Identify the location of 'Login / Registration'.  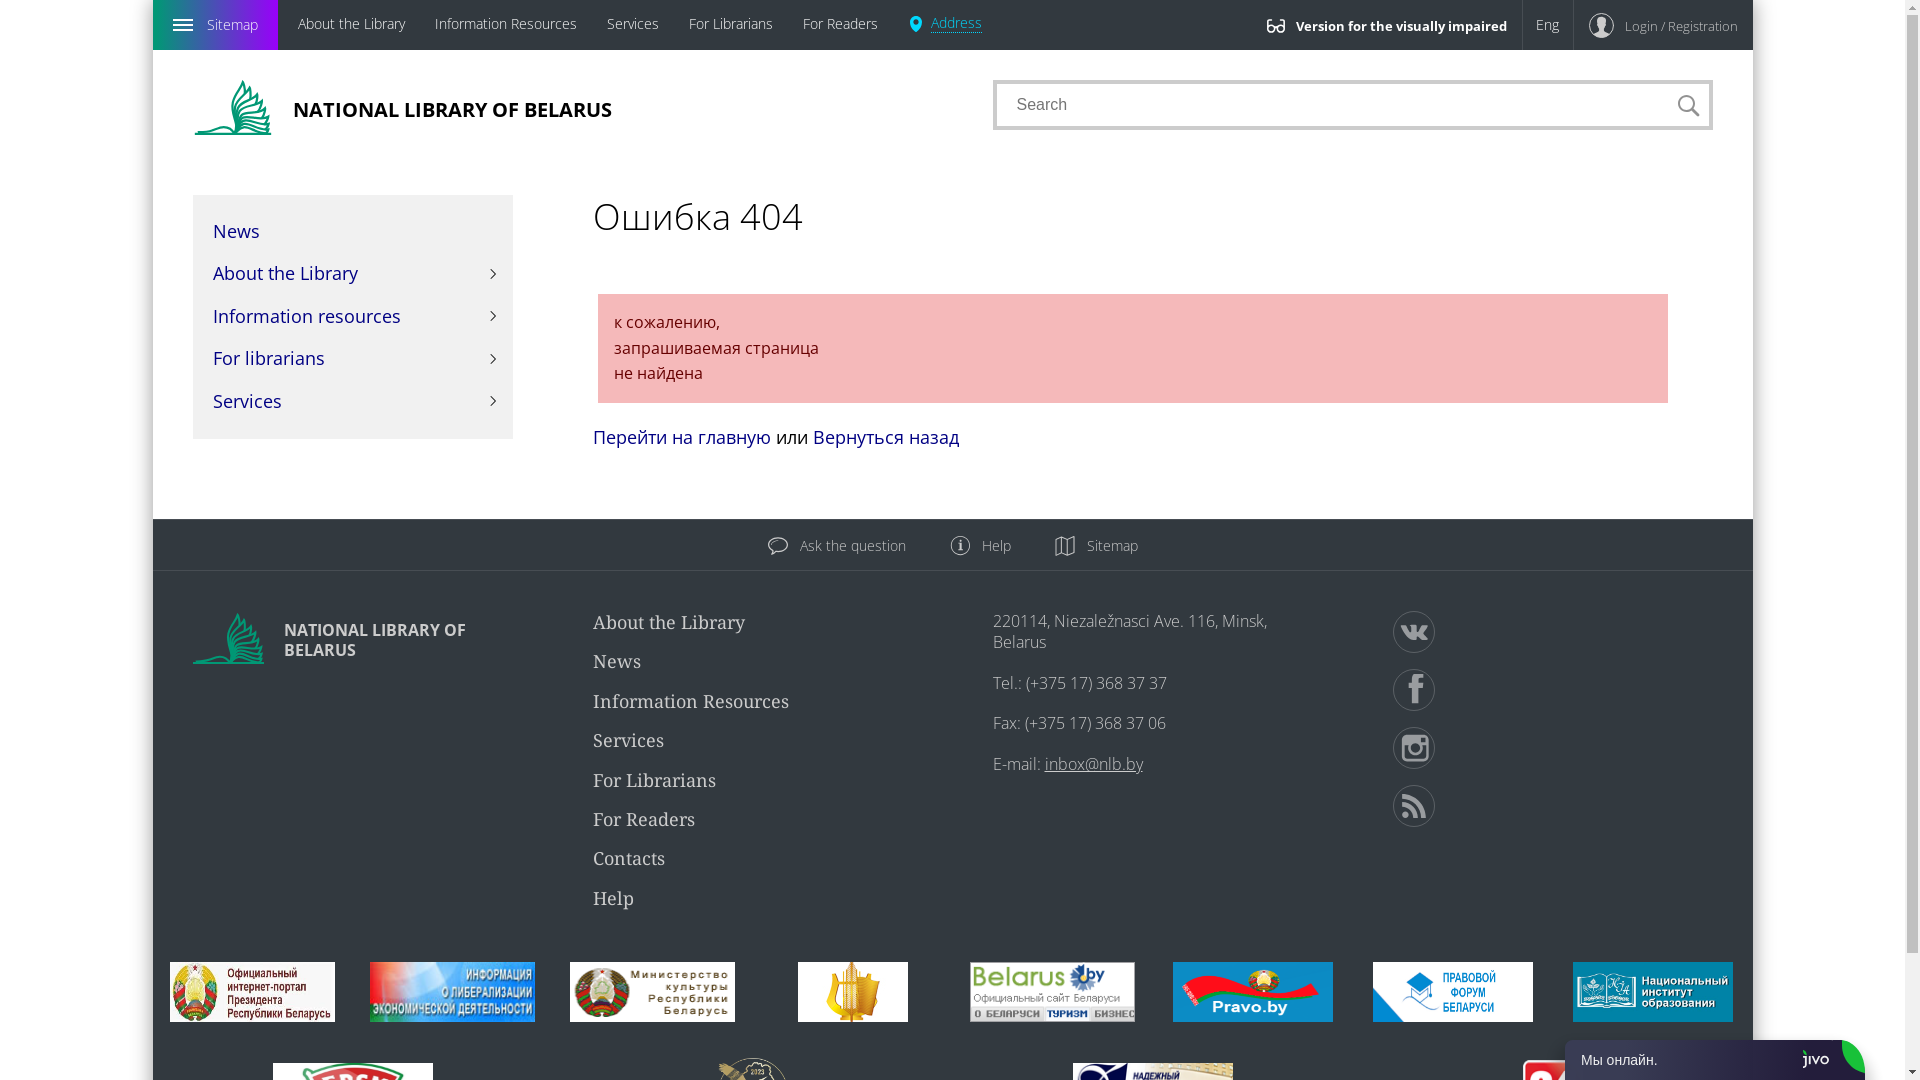
(1573, 24).